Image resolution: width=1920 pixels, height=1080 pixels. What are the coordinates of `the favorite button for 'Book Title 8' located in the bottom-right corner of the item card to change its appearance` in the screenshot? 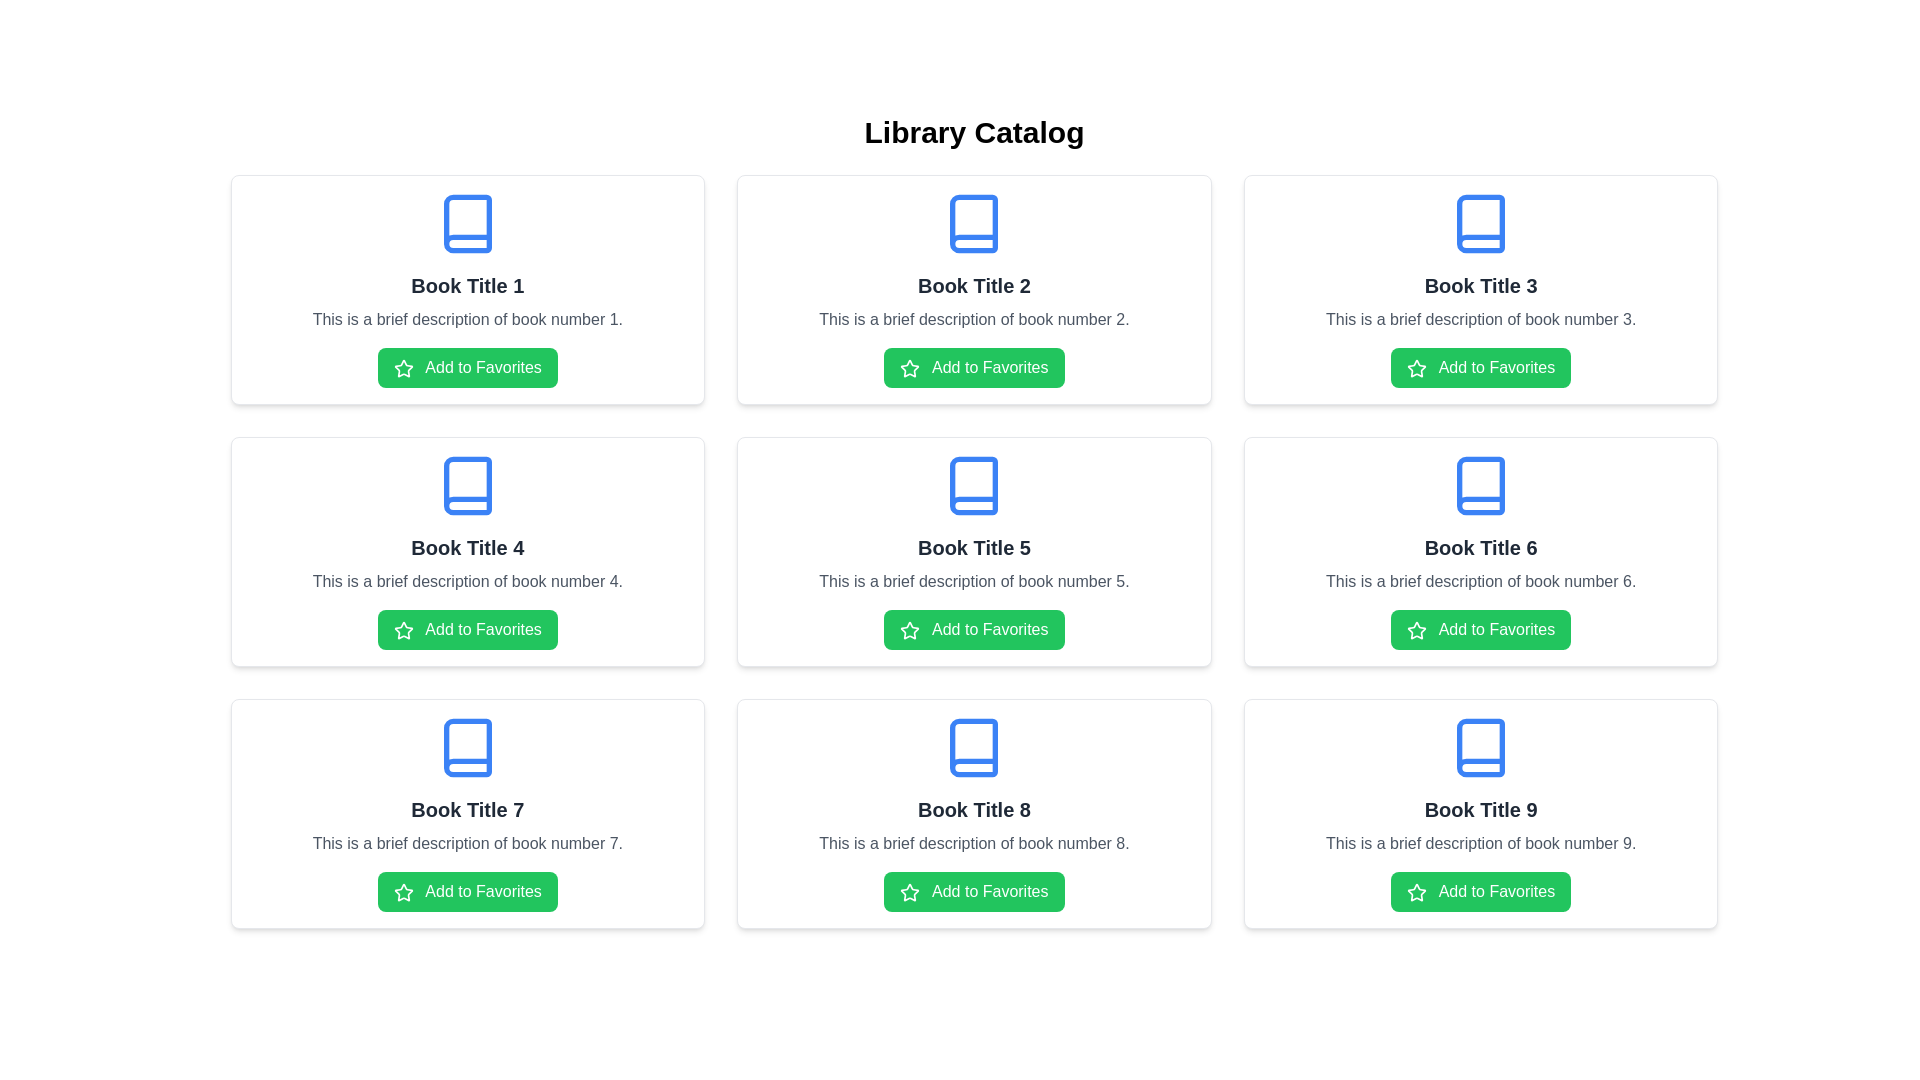 It's located at (974, 890).